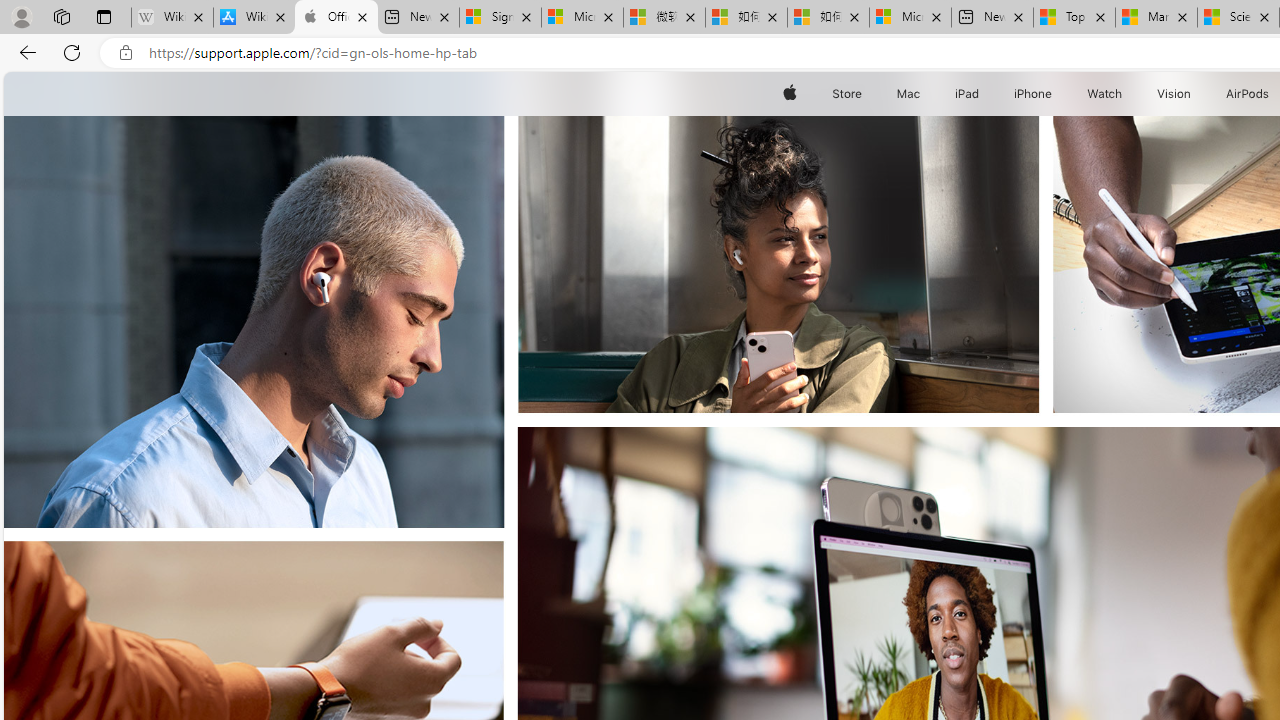 This screenshot has height=720, width=1280. I want to click on 'Official Apple Support', so click(336, 17).